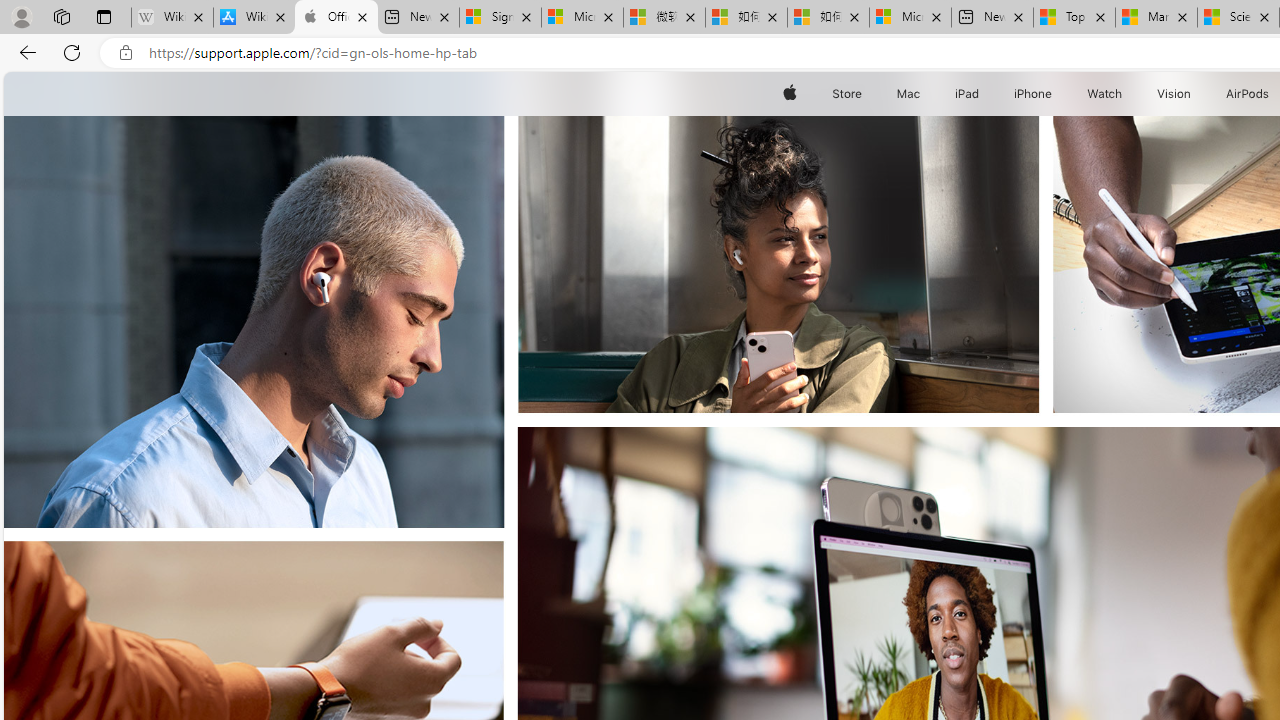 This screenshot has height=720, width=1280. I want to click on 'Official Apple Support', so click(336, 17).